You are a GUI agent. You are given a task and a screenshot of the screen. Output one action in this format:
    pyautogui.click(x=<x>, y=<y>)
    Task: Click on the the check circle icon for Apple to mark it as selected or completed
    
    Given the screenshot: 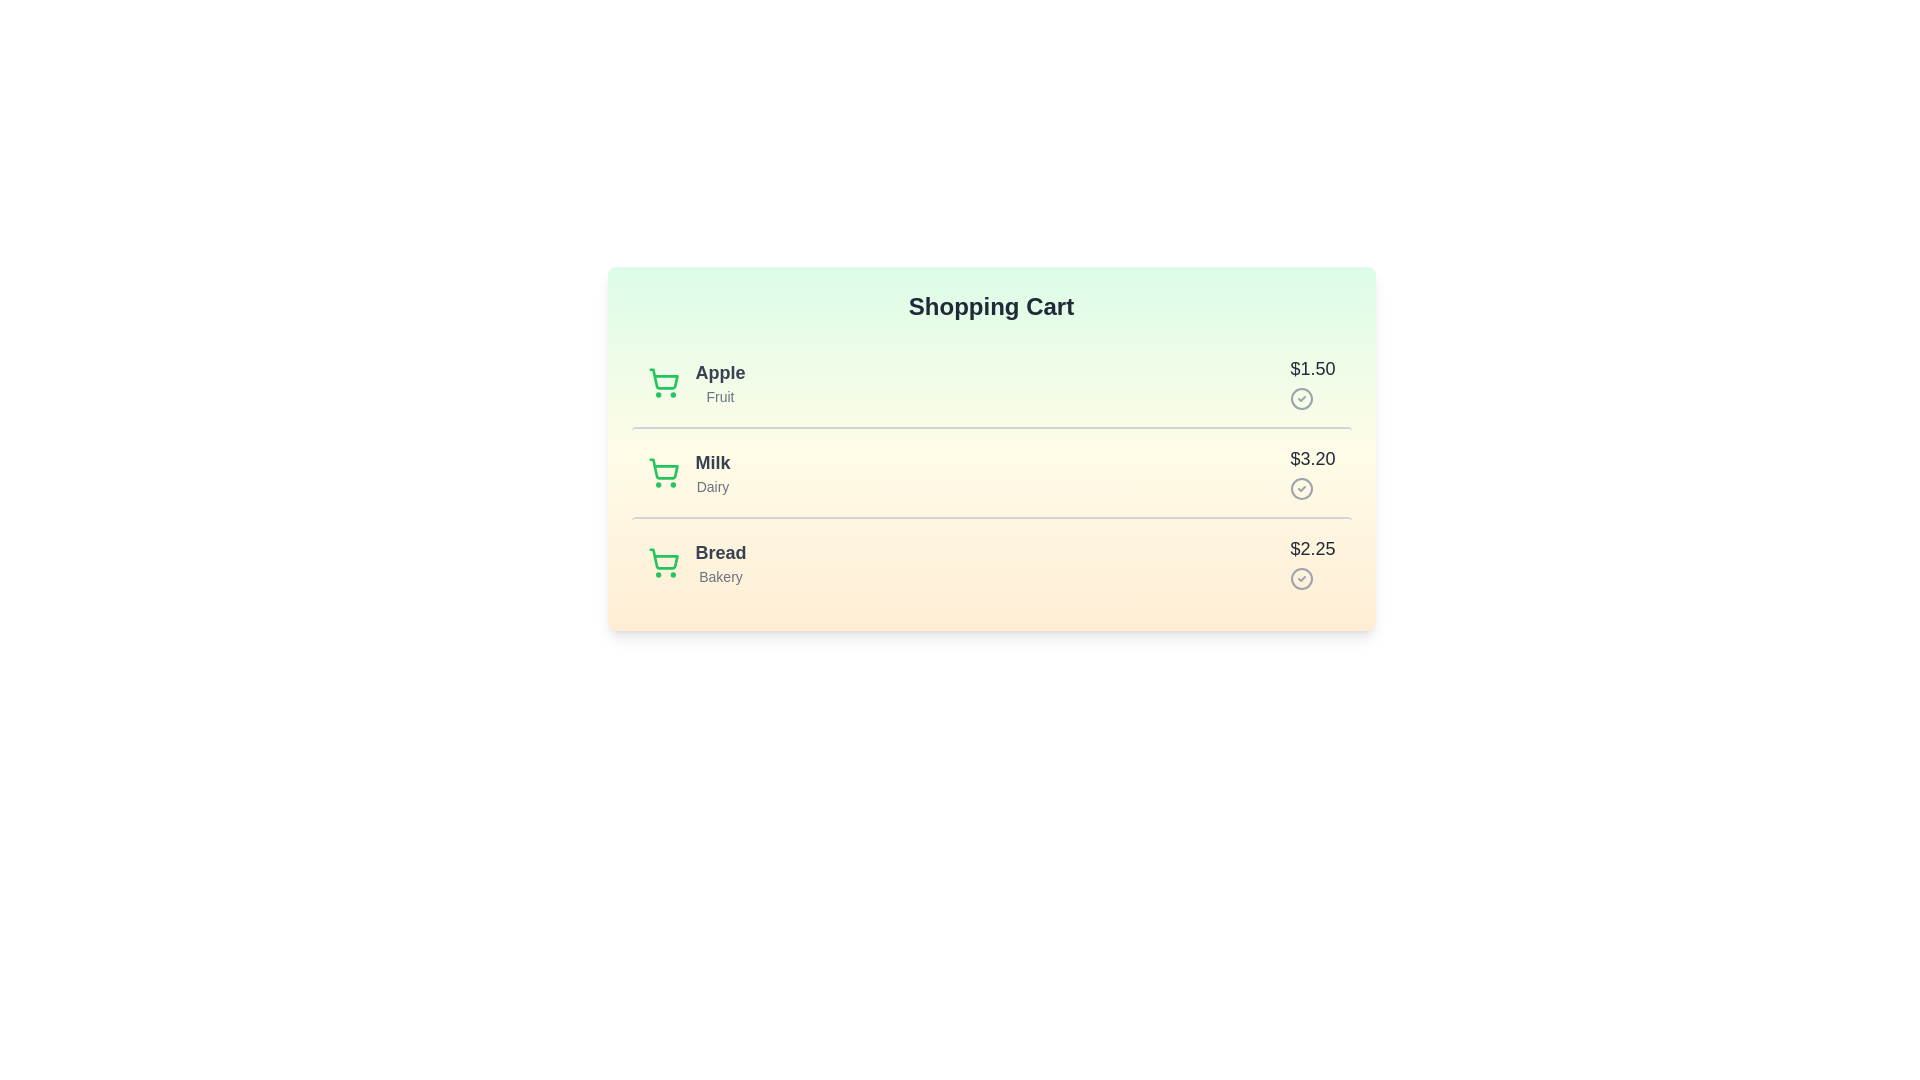 What is the action you would take?
    pyautogui.click(x=1302, y=398)
    